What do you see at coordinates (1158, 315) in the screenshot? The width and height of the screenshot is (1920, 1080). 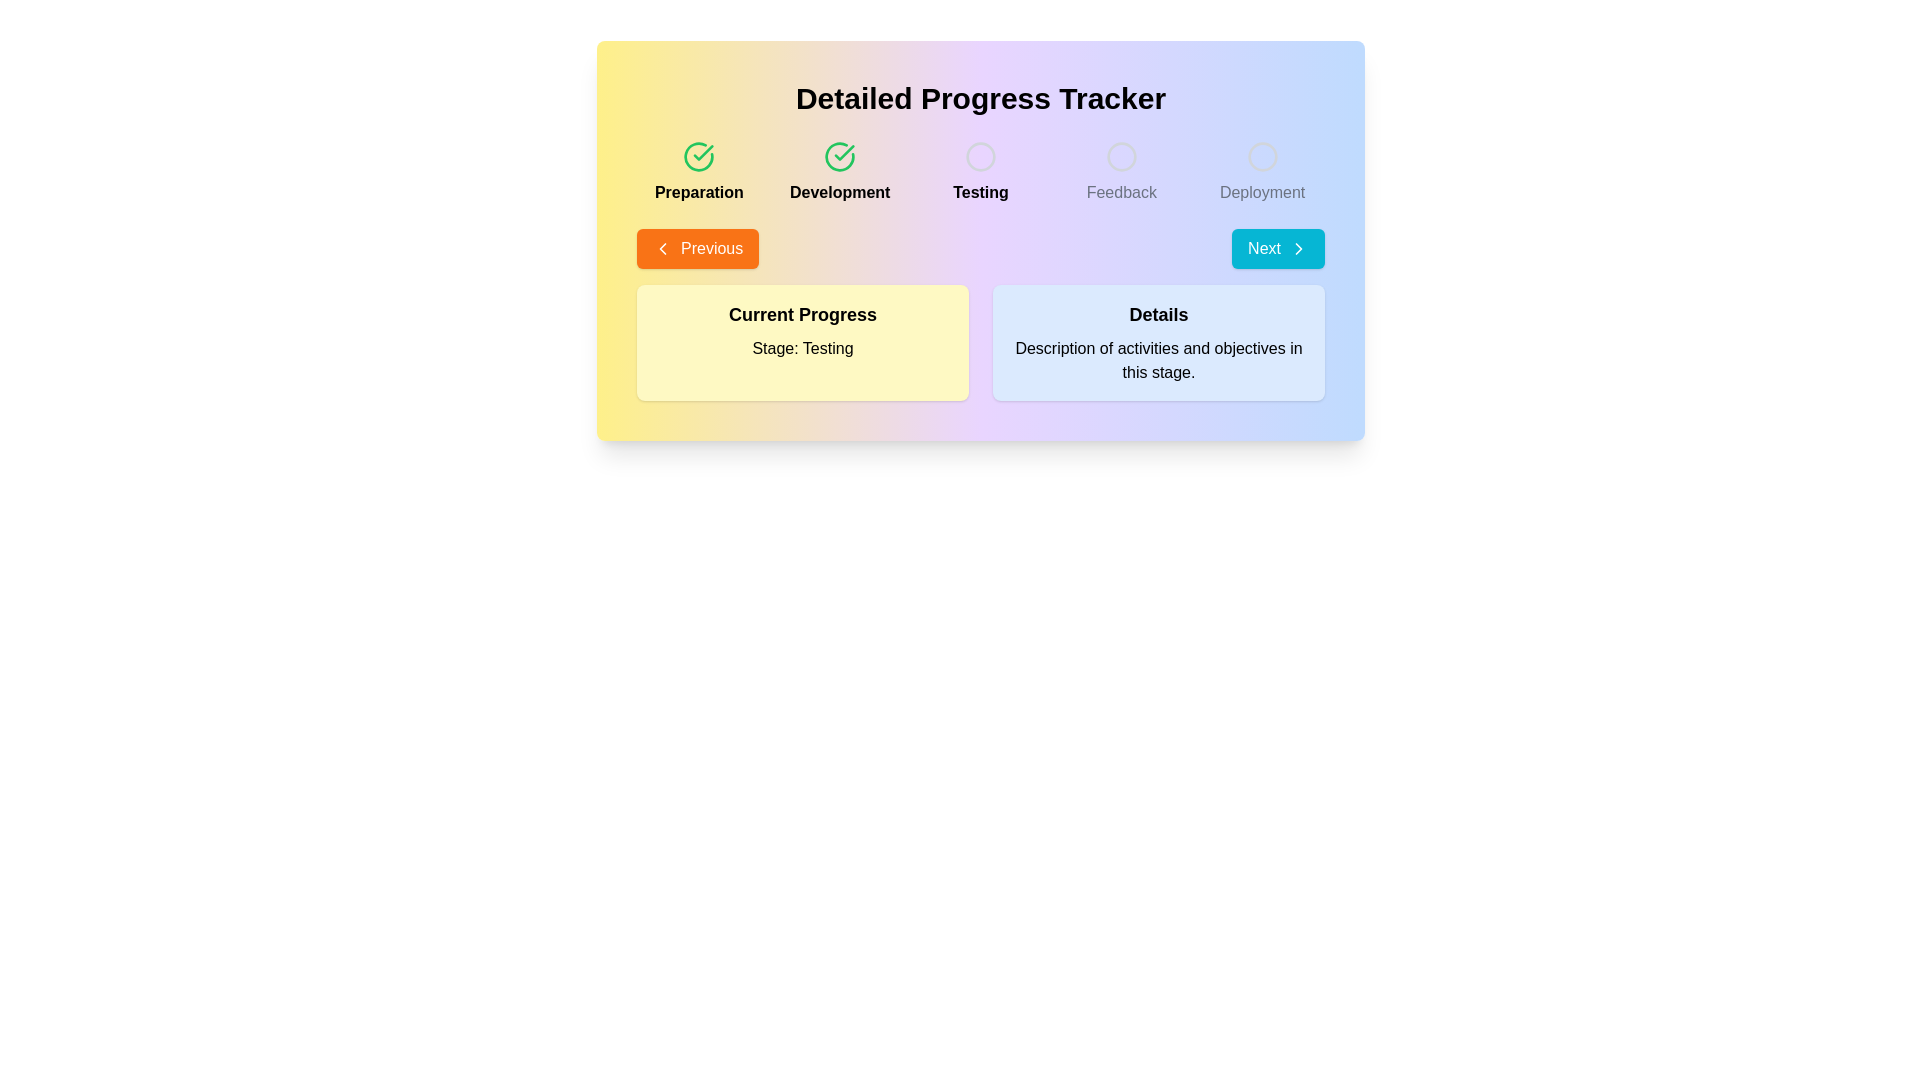 I see `text content of the 'Details' label, which is a large, bold text styled in dark color on a light blue background, positioned within the right side of the interface` at bounding box center [1158, 315].